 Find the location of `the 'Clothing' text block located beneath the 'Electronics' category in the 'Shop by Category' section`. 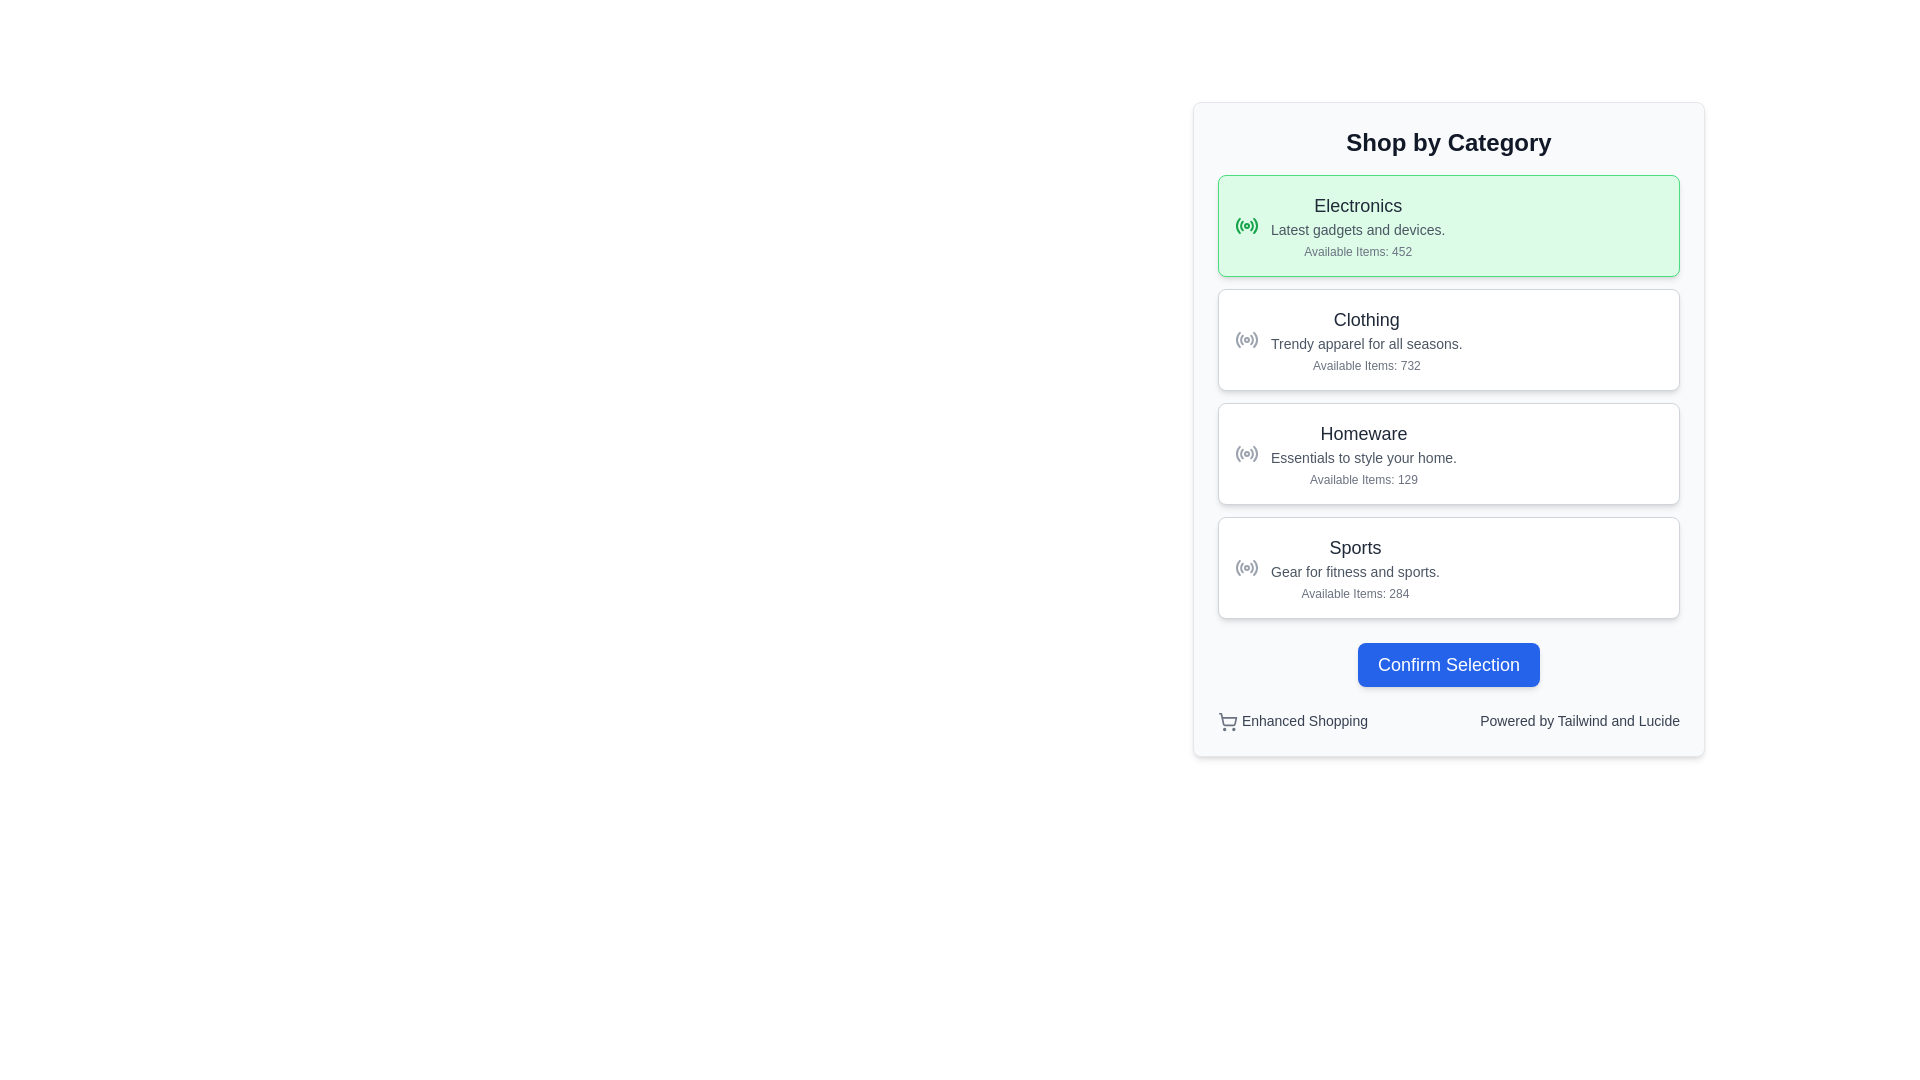

the 'Clothing' text block located beneath the 'Electronics' category in the 'Shop by Category' section is located at coordinates (1365, 338).